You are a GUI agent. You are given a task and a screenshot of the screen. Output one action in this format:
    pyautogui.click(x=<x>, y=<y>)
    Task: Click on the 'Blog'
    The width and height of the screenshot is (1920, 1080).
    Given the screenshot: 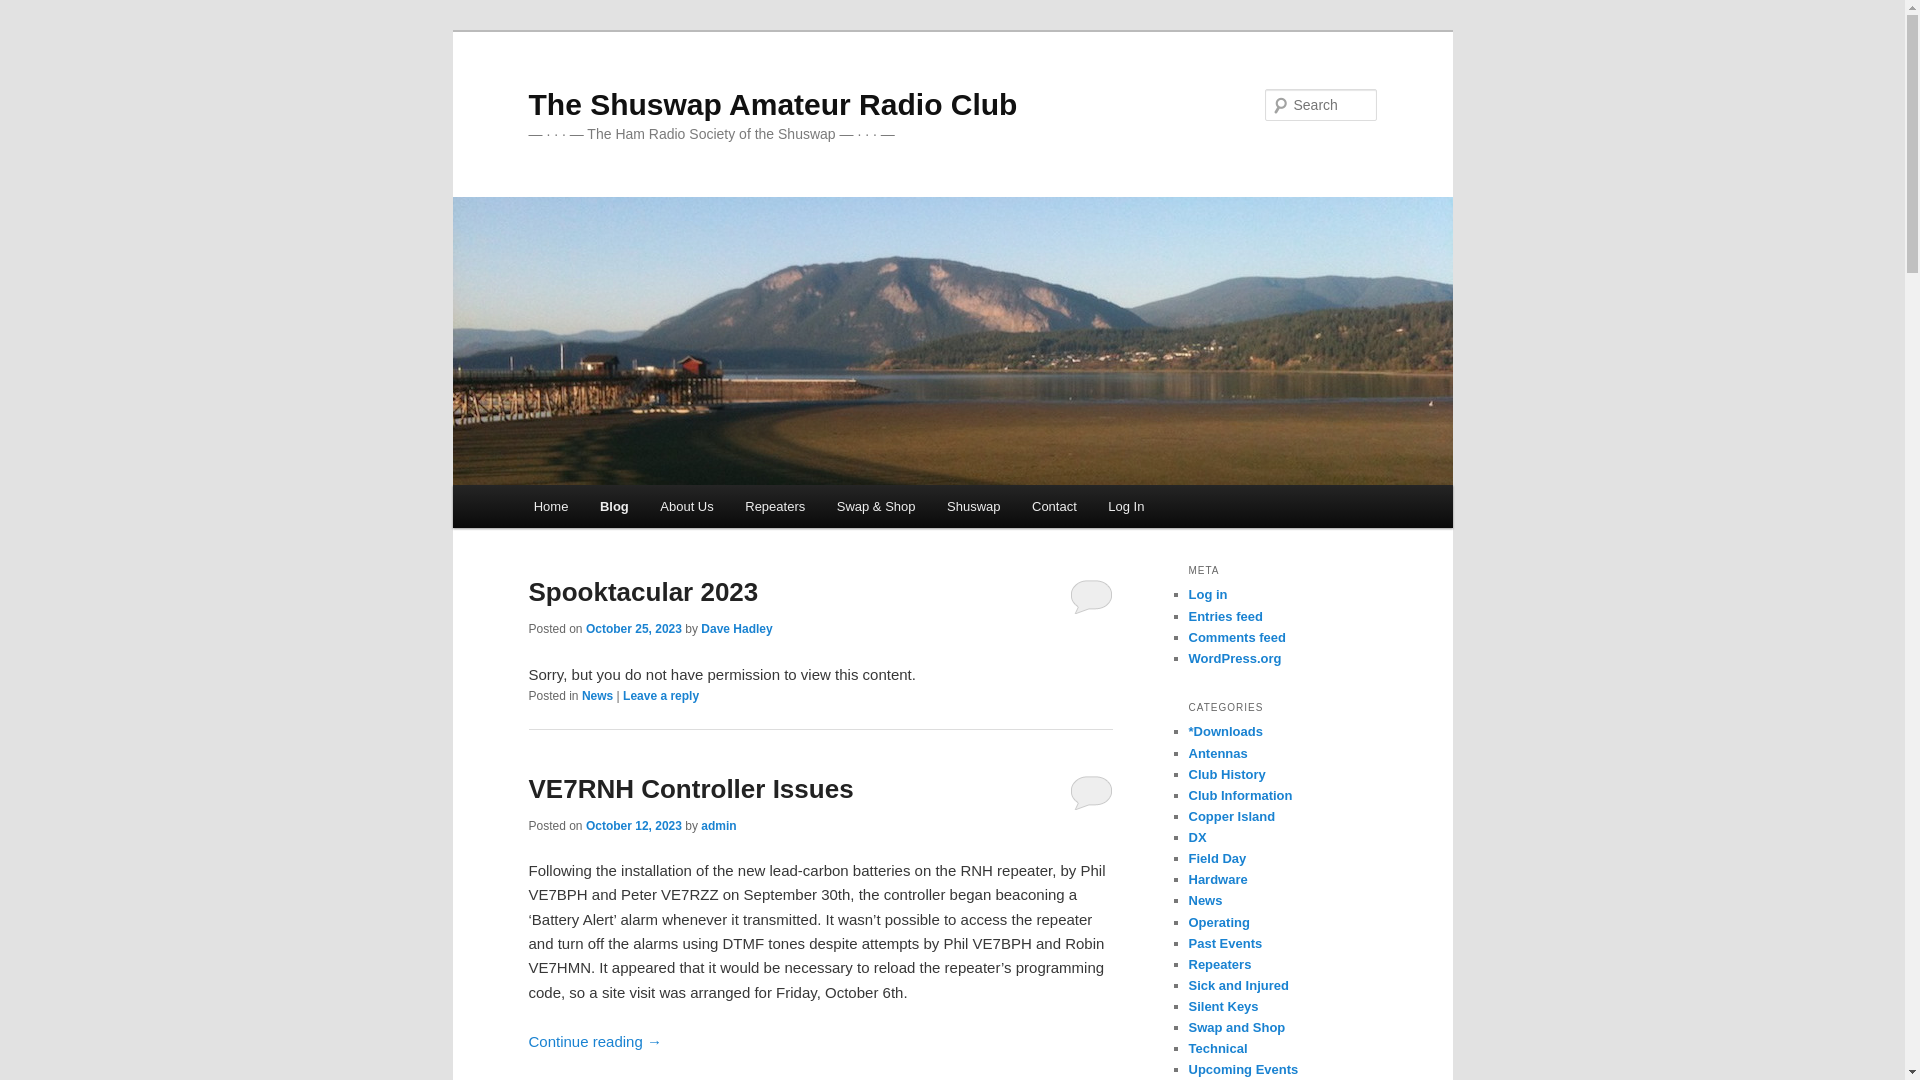 What is the action you would take?
    pyautogui.click(x=613, y=505)
    